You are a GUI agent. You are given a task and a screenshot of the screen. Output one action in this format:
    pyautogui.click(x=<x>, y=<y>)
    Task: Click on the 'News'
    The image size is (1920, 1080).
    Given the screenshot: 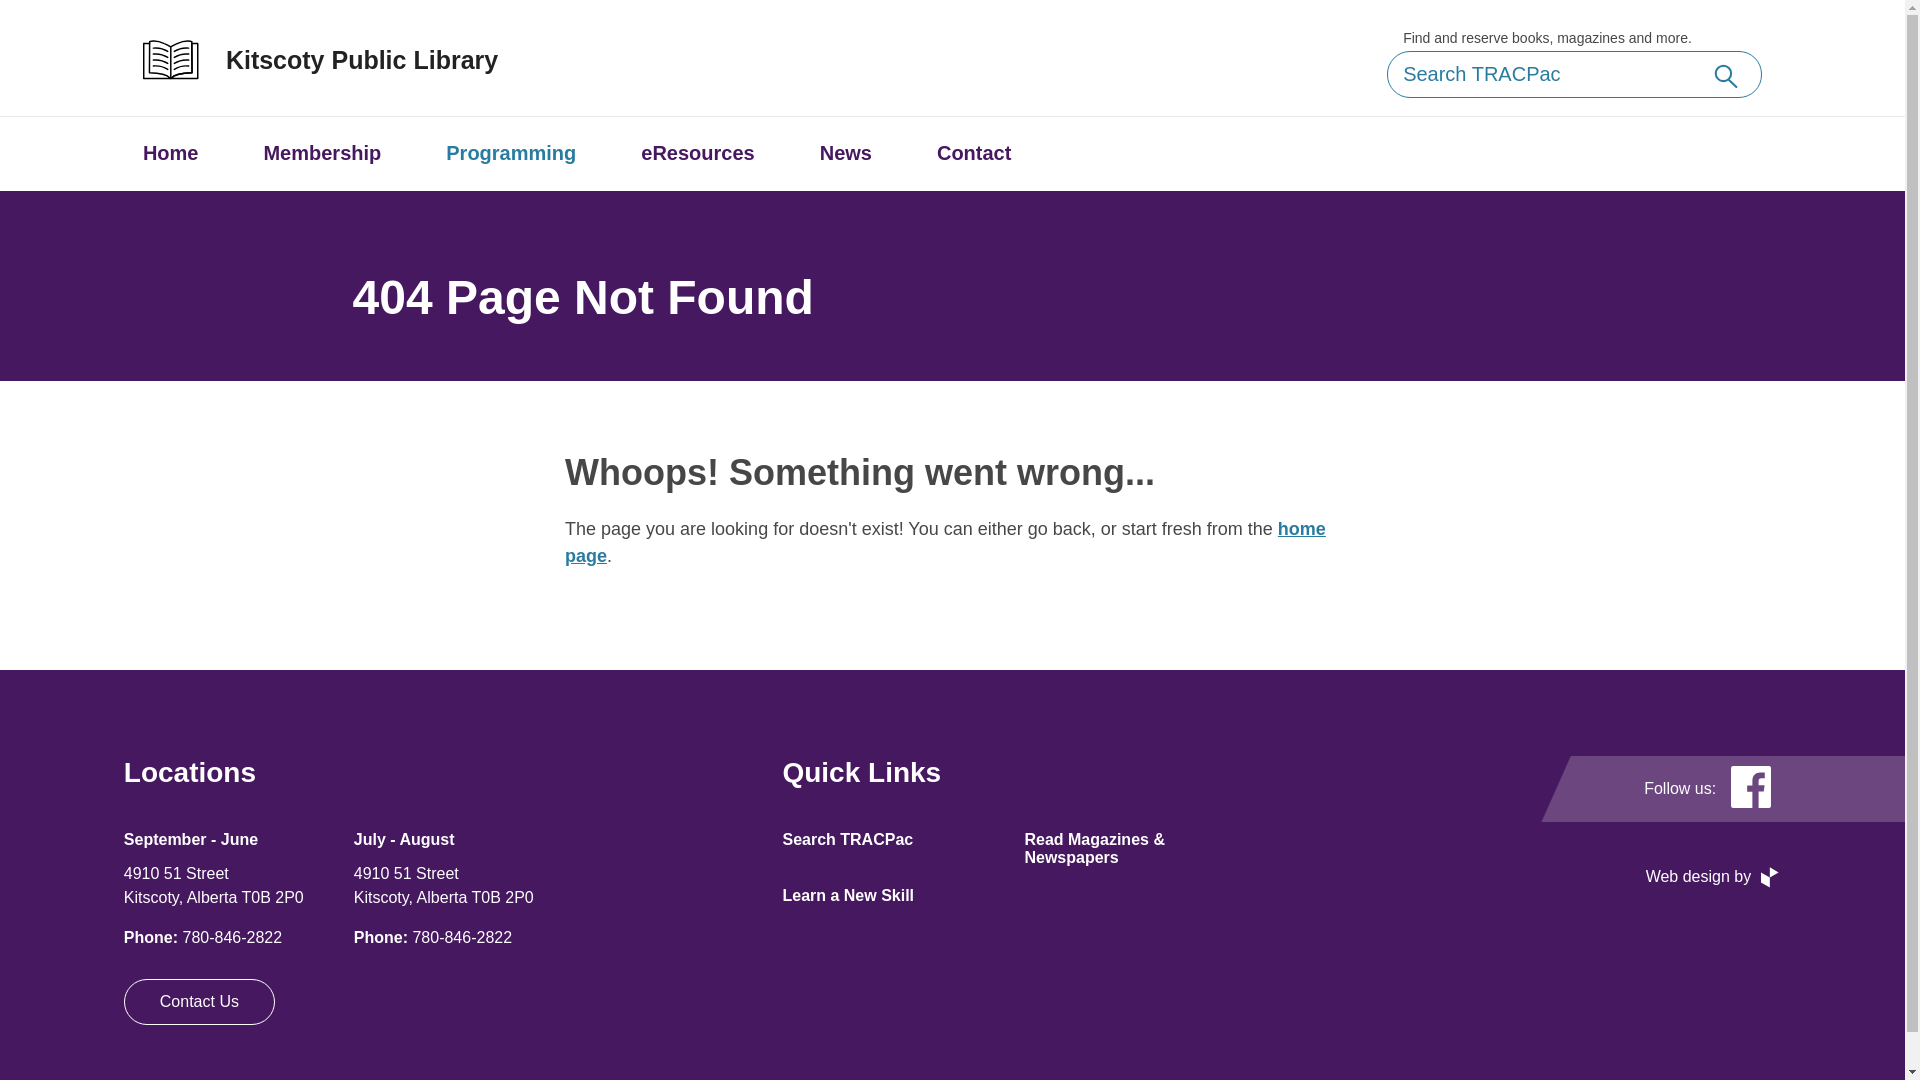 What is the action you would take?
    pyautogui.click(x=845, y=152)
    